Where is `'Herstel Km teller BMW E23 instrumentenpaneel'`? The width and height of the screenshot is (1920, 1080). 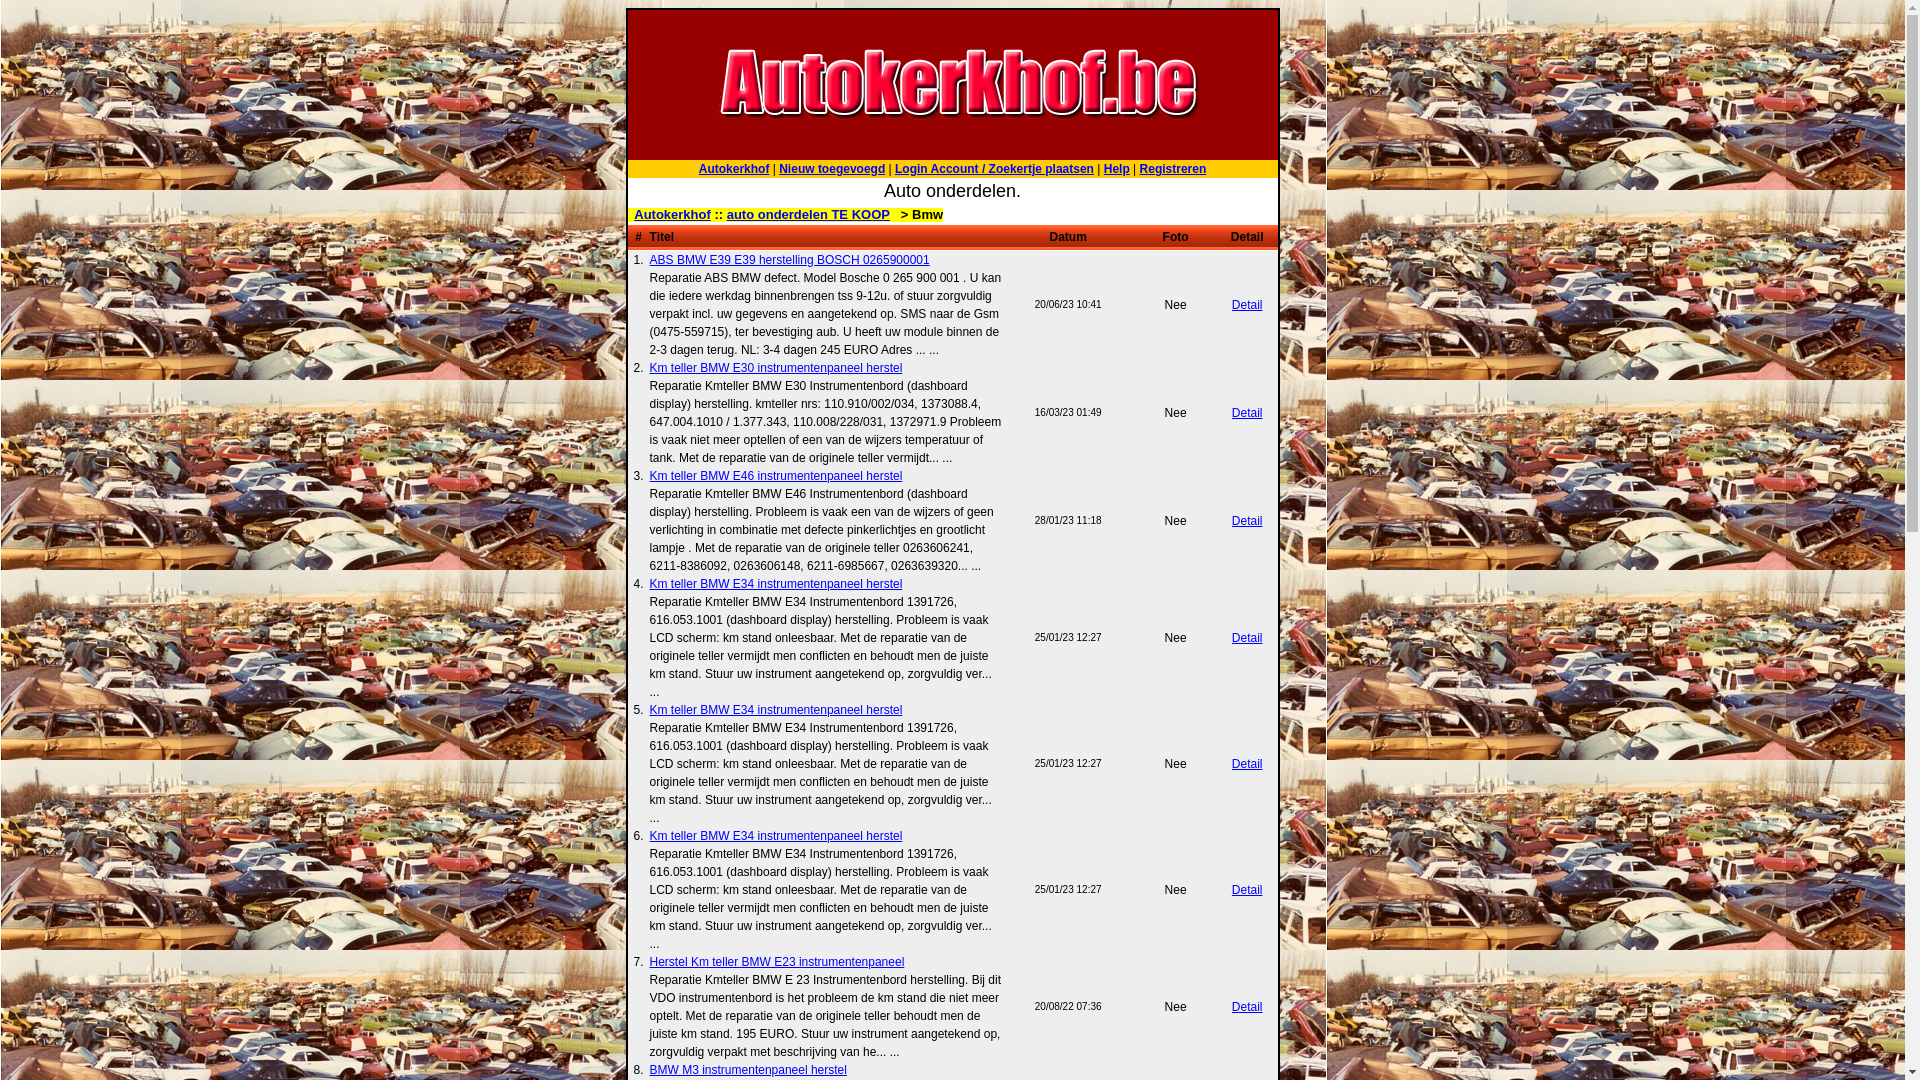
'Herstel Km teller BMW E23 instrumentenpaneel' is located at coordinates (776, 959).